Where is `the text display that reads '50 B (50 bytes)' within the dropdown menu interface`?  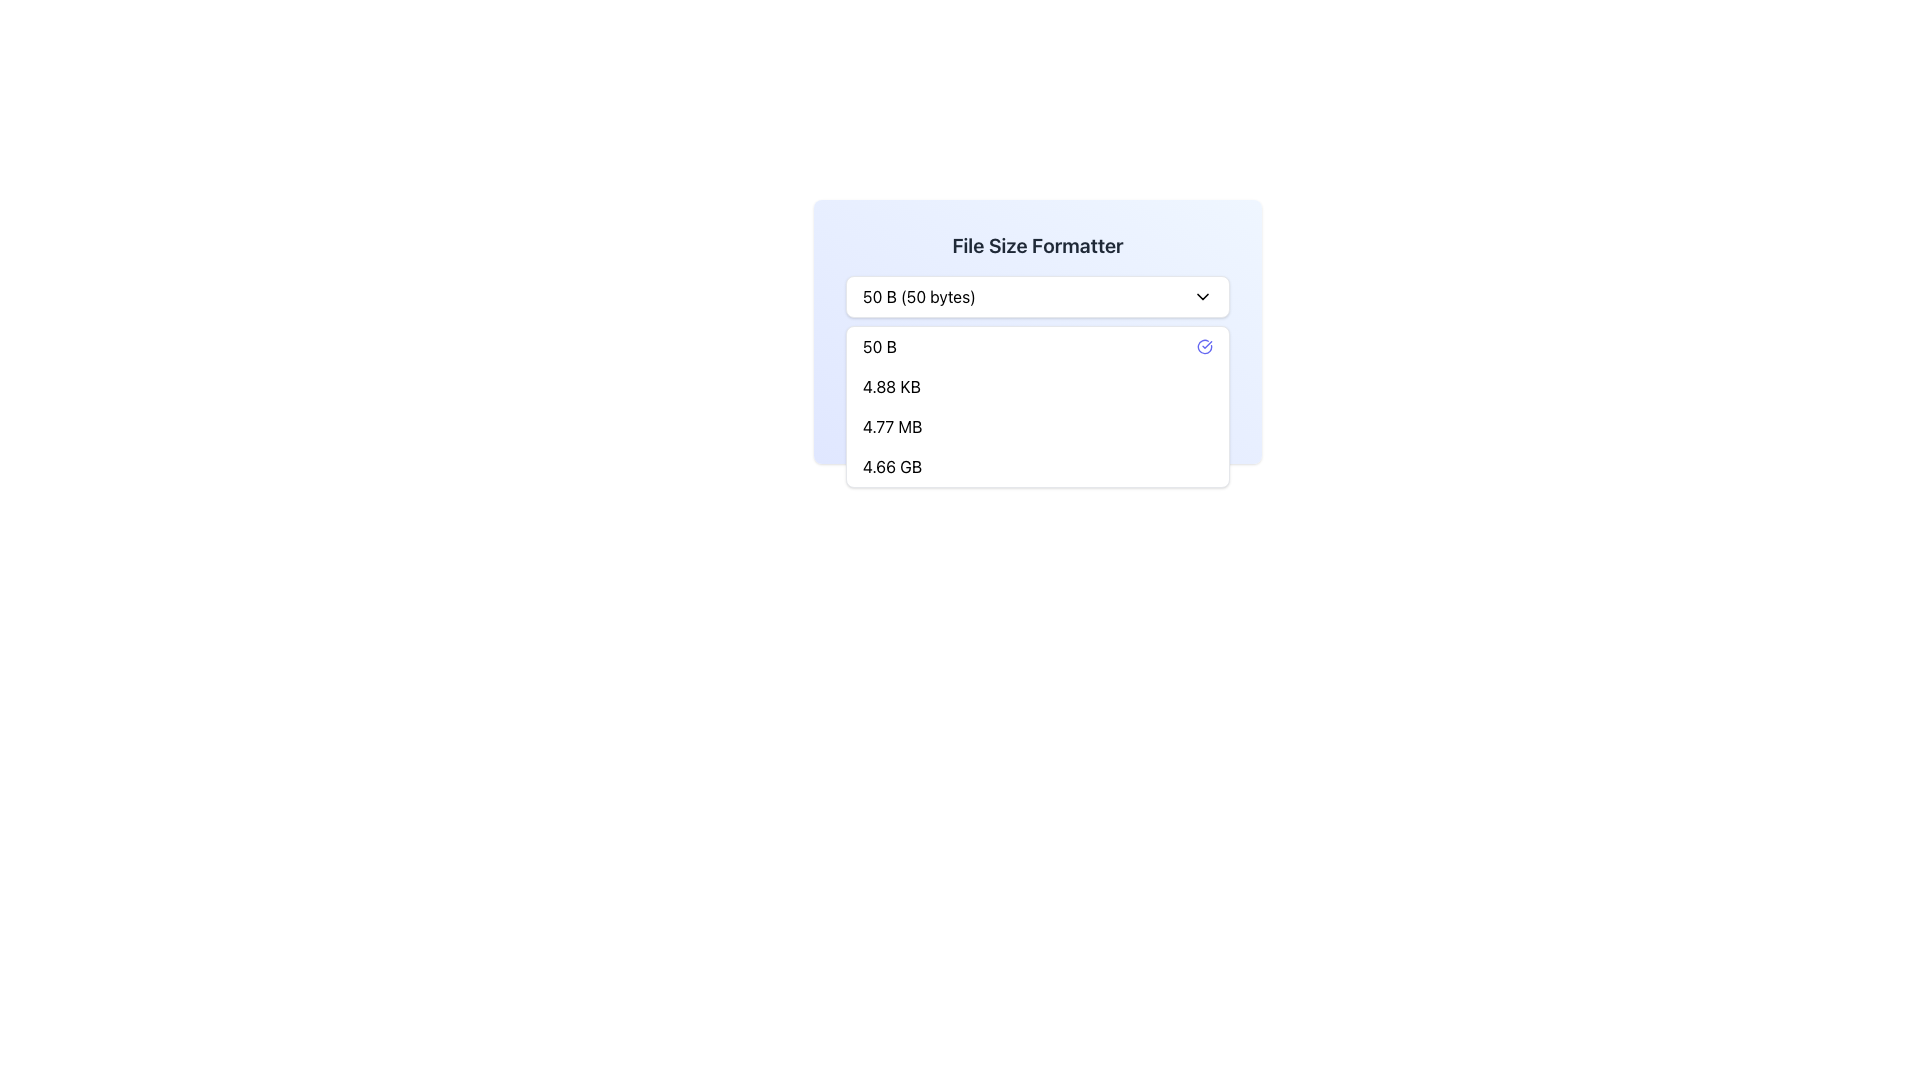
the text display that reads '50 B (50 bytes)' within the dropdown menu interface is located at coordinates (918, 297).